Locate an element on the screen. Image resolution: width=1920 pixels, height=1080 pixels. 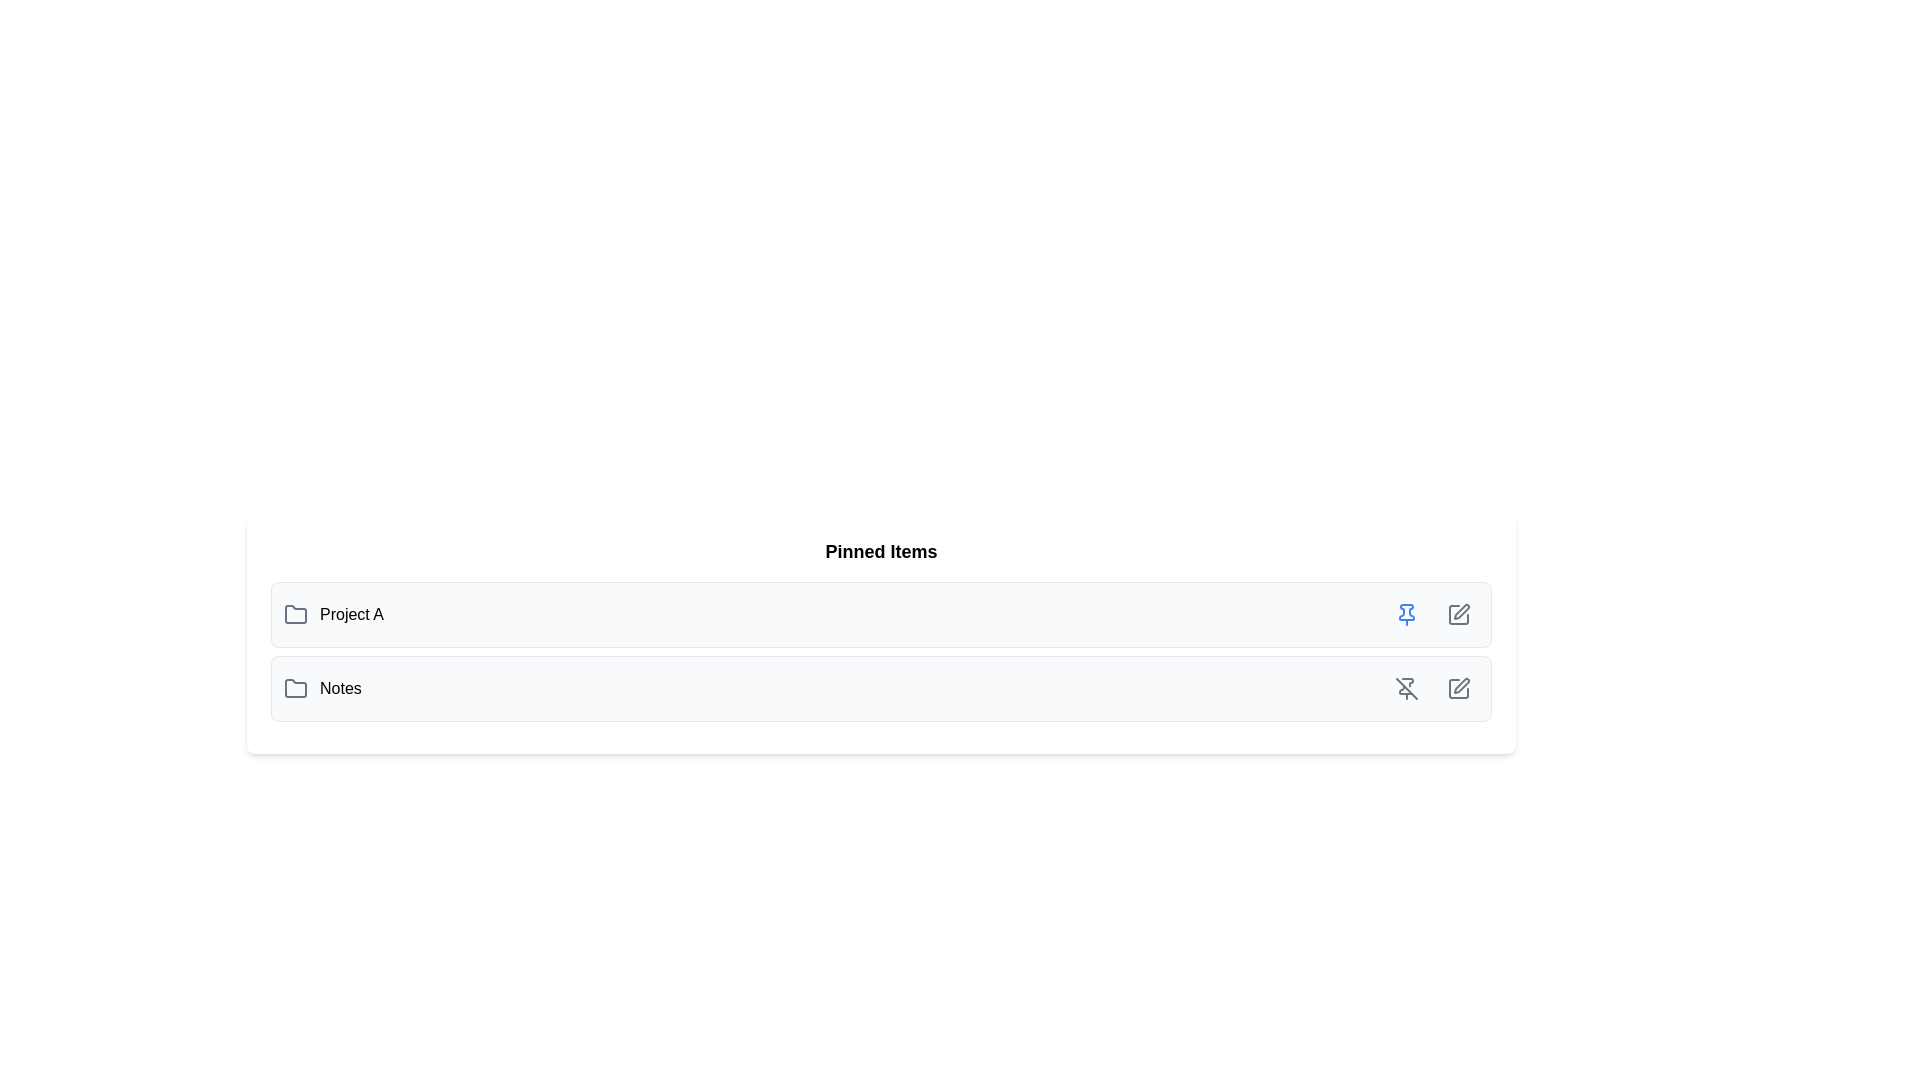
the folder icon labeled 'Notes' is located at coordinates (322, 688).